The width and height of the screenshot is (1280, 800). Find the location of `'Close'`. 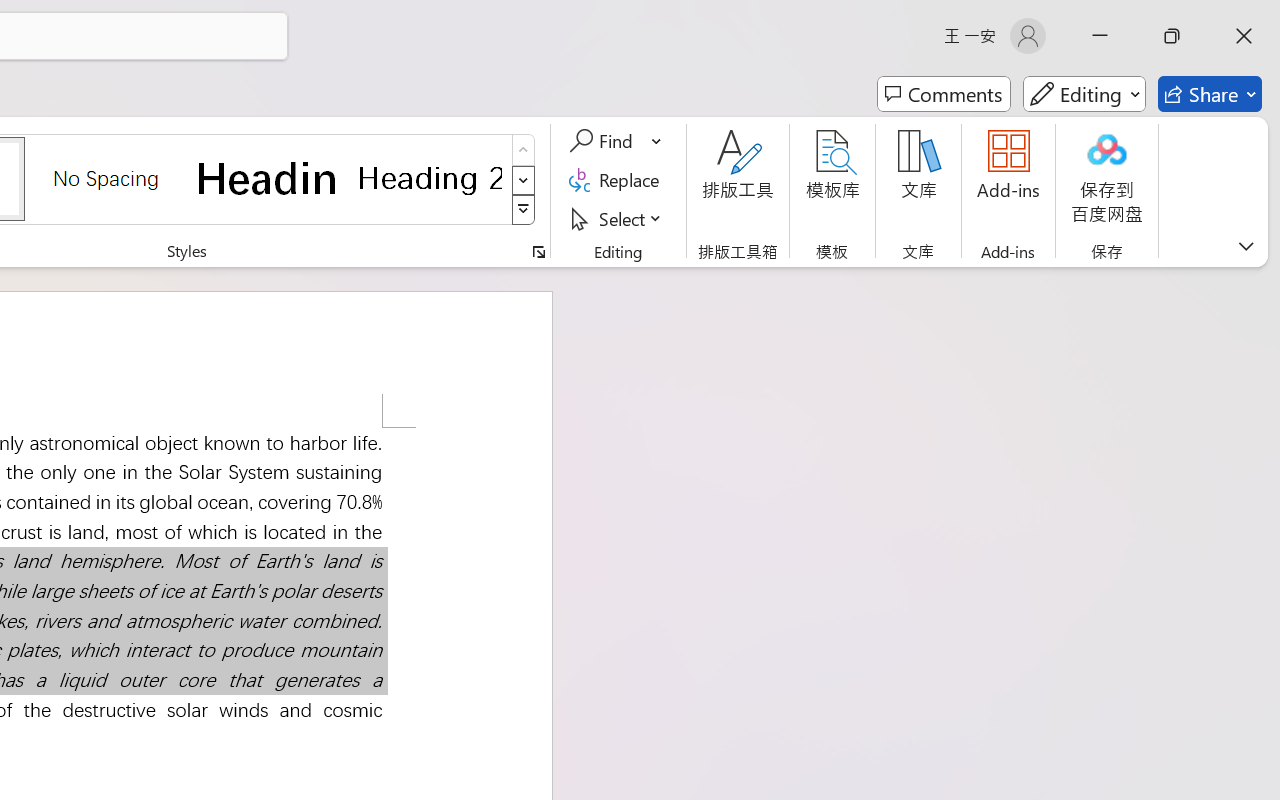

'Close' is located at coordinates (1255, 18).